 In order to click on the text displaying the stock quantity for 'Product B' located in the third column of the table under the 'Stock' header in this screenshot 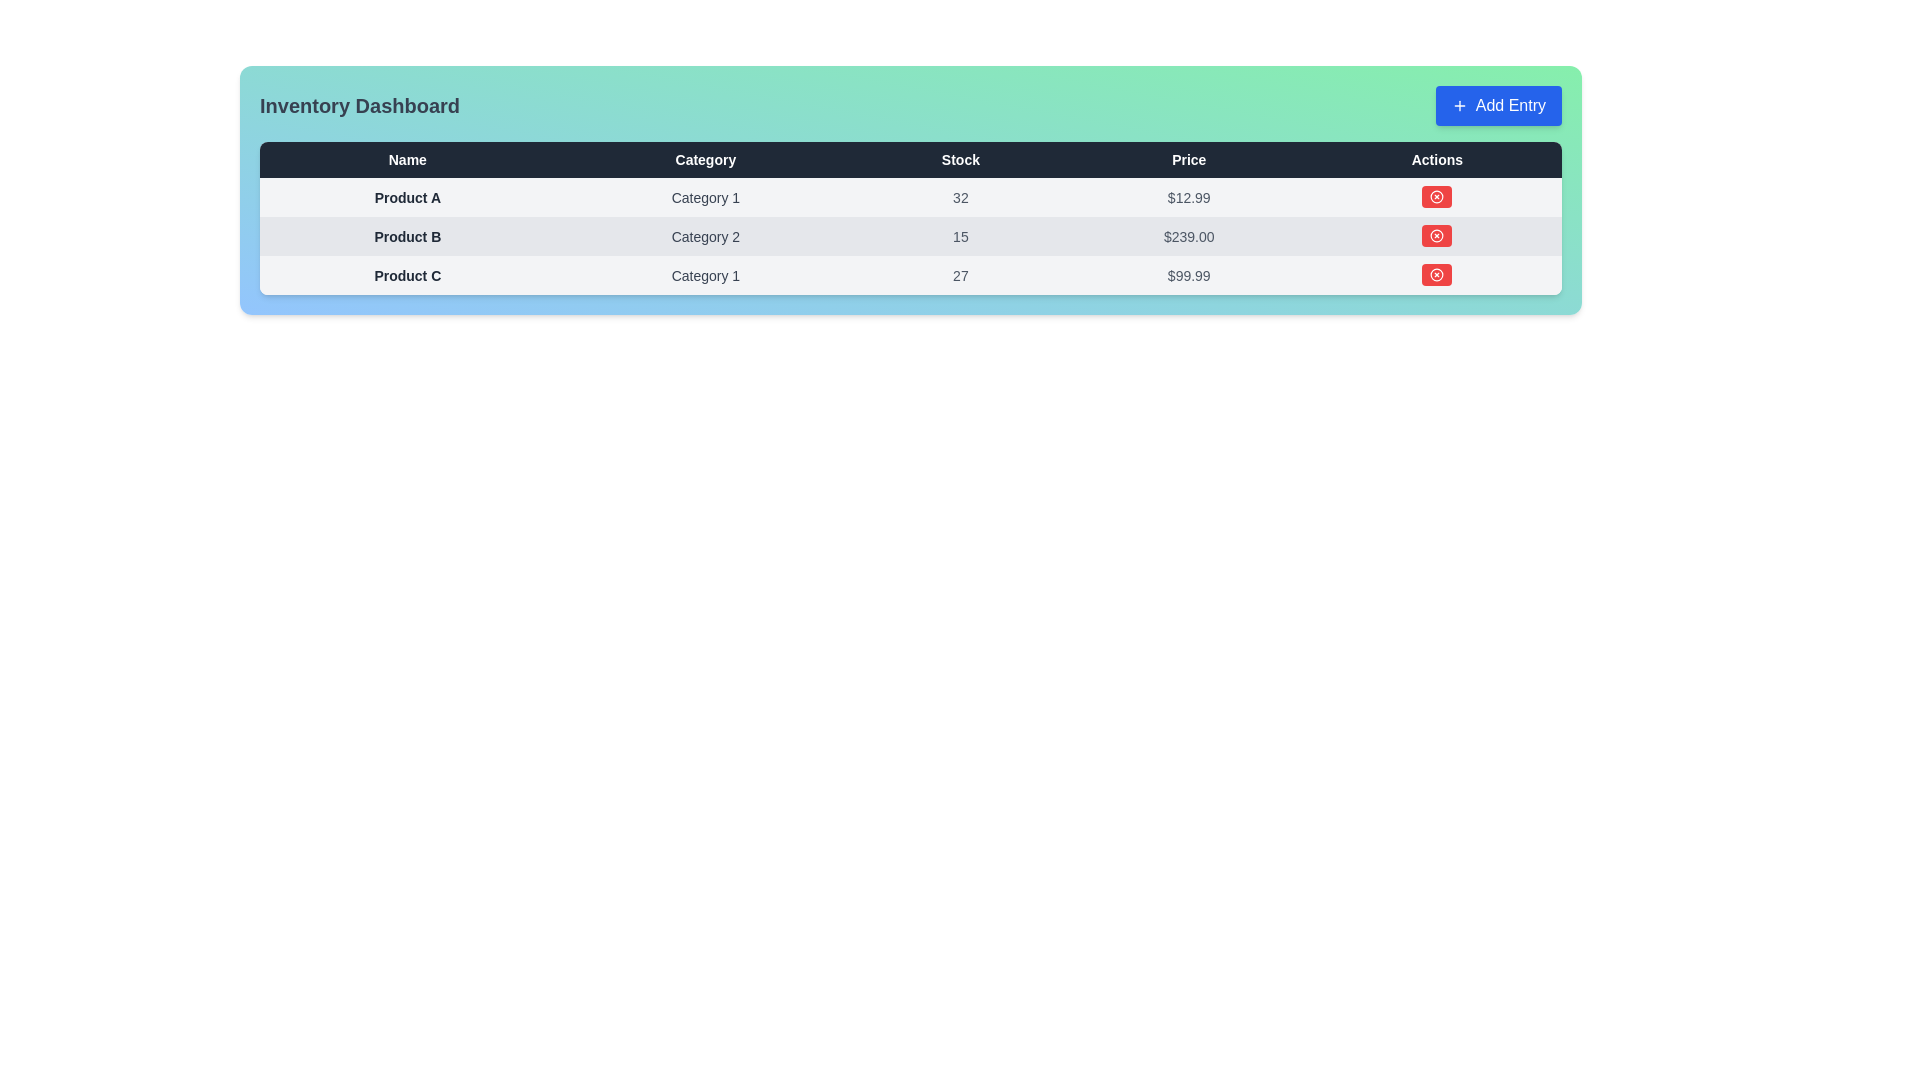, I will do `click(960, 235)`.